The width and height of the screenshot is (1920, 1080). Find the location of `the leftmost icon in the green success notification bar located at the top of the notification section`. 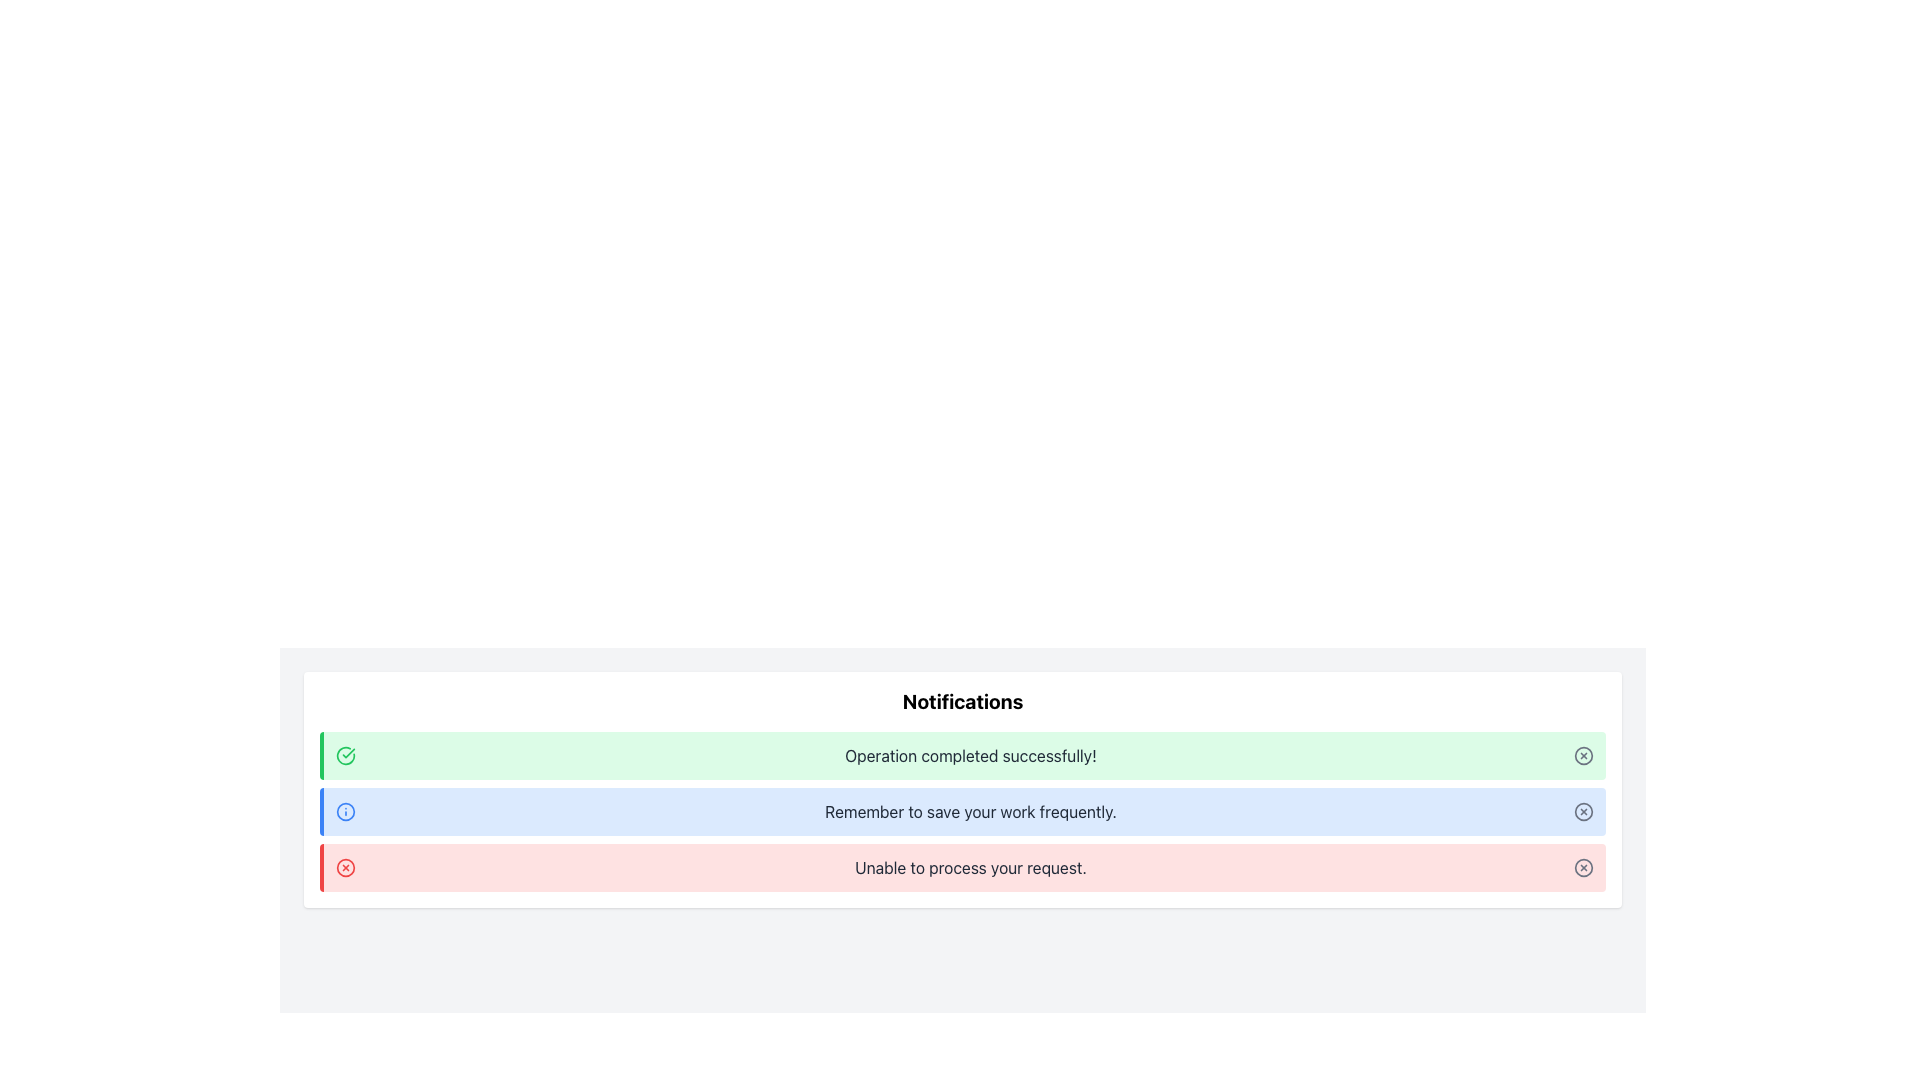

the leftmost icon in the green success notification bar located at the top of the notification section is located at coordinates (345, 756).